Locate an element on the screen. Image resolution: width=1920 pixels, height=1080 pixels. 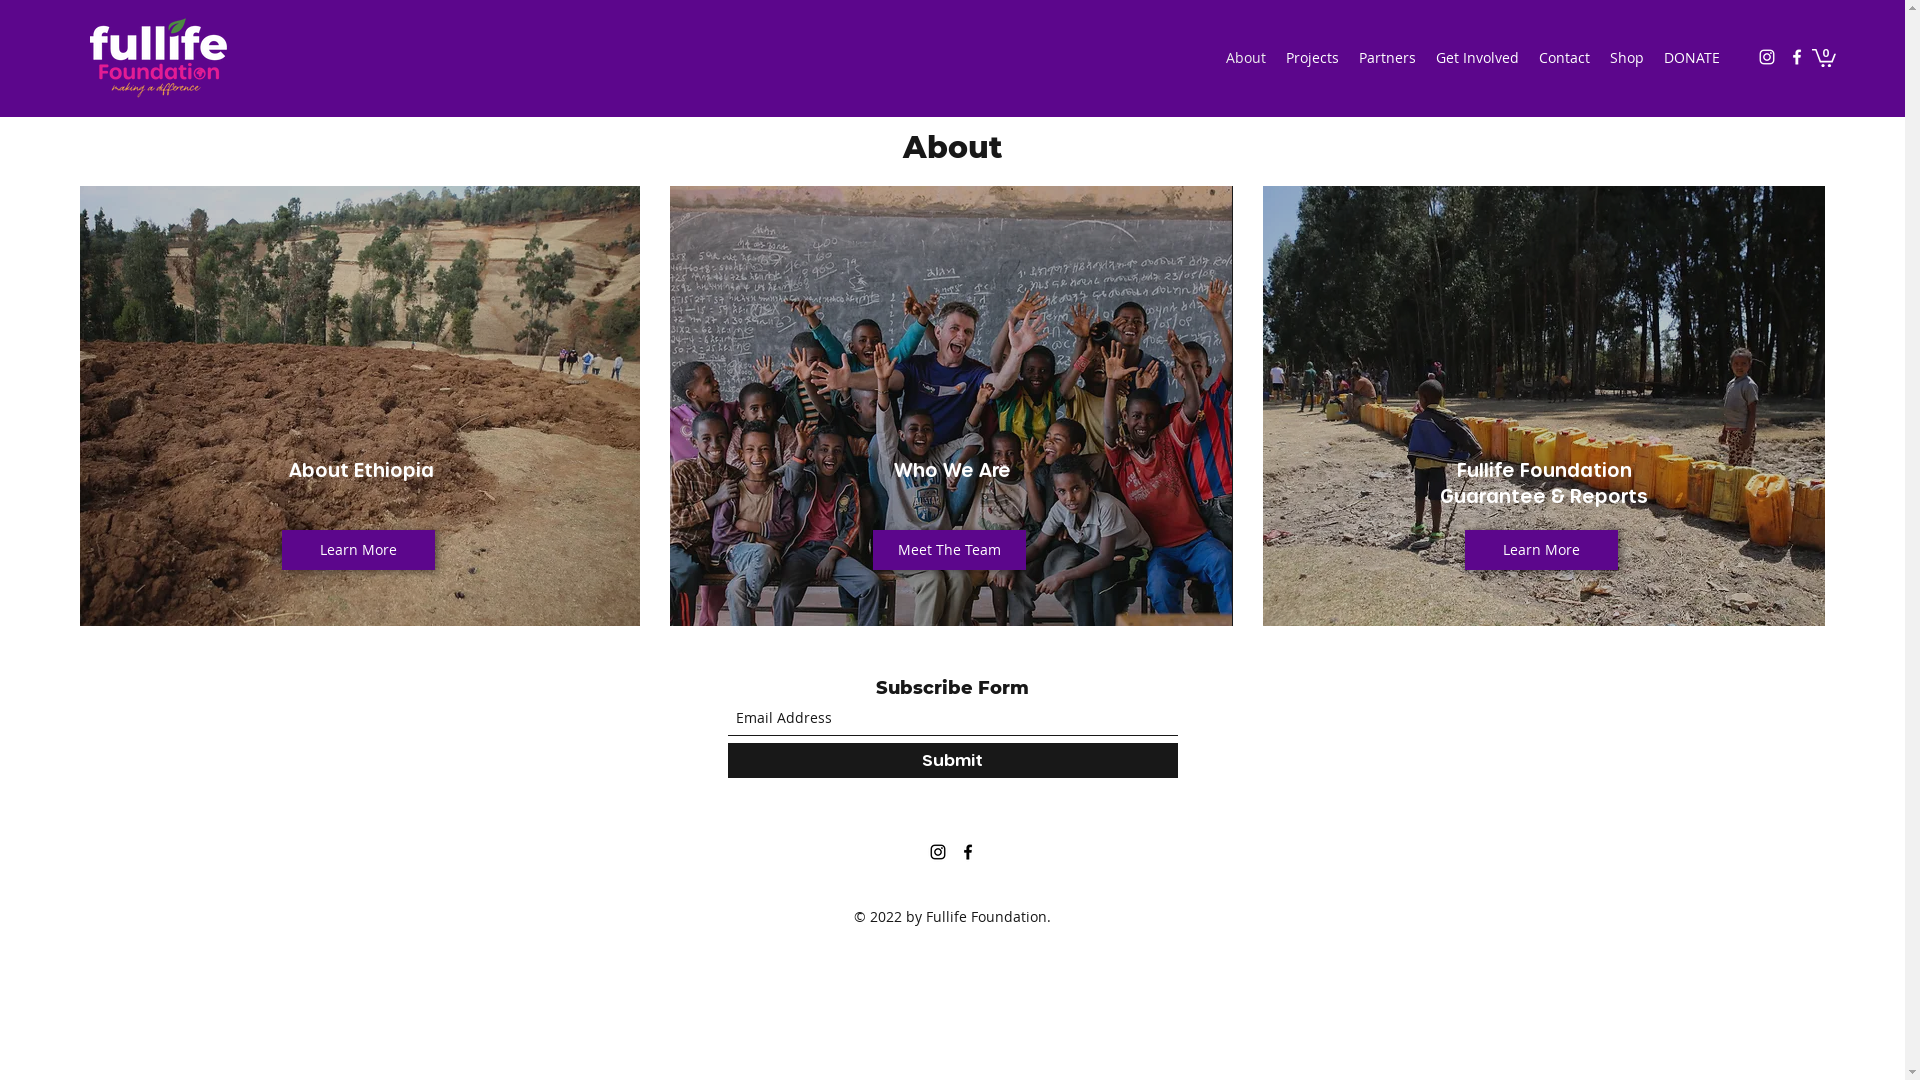
'0' is located at coordinates (1824, 56).